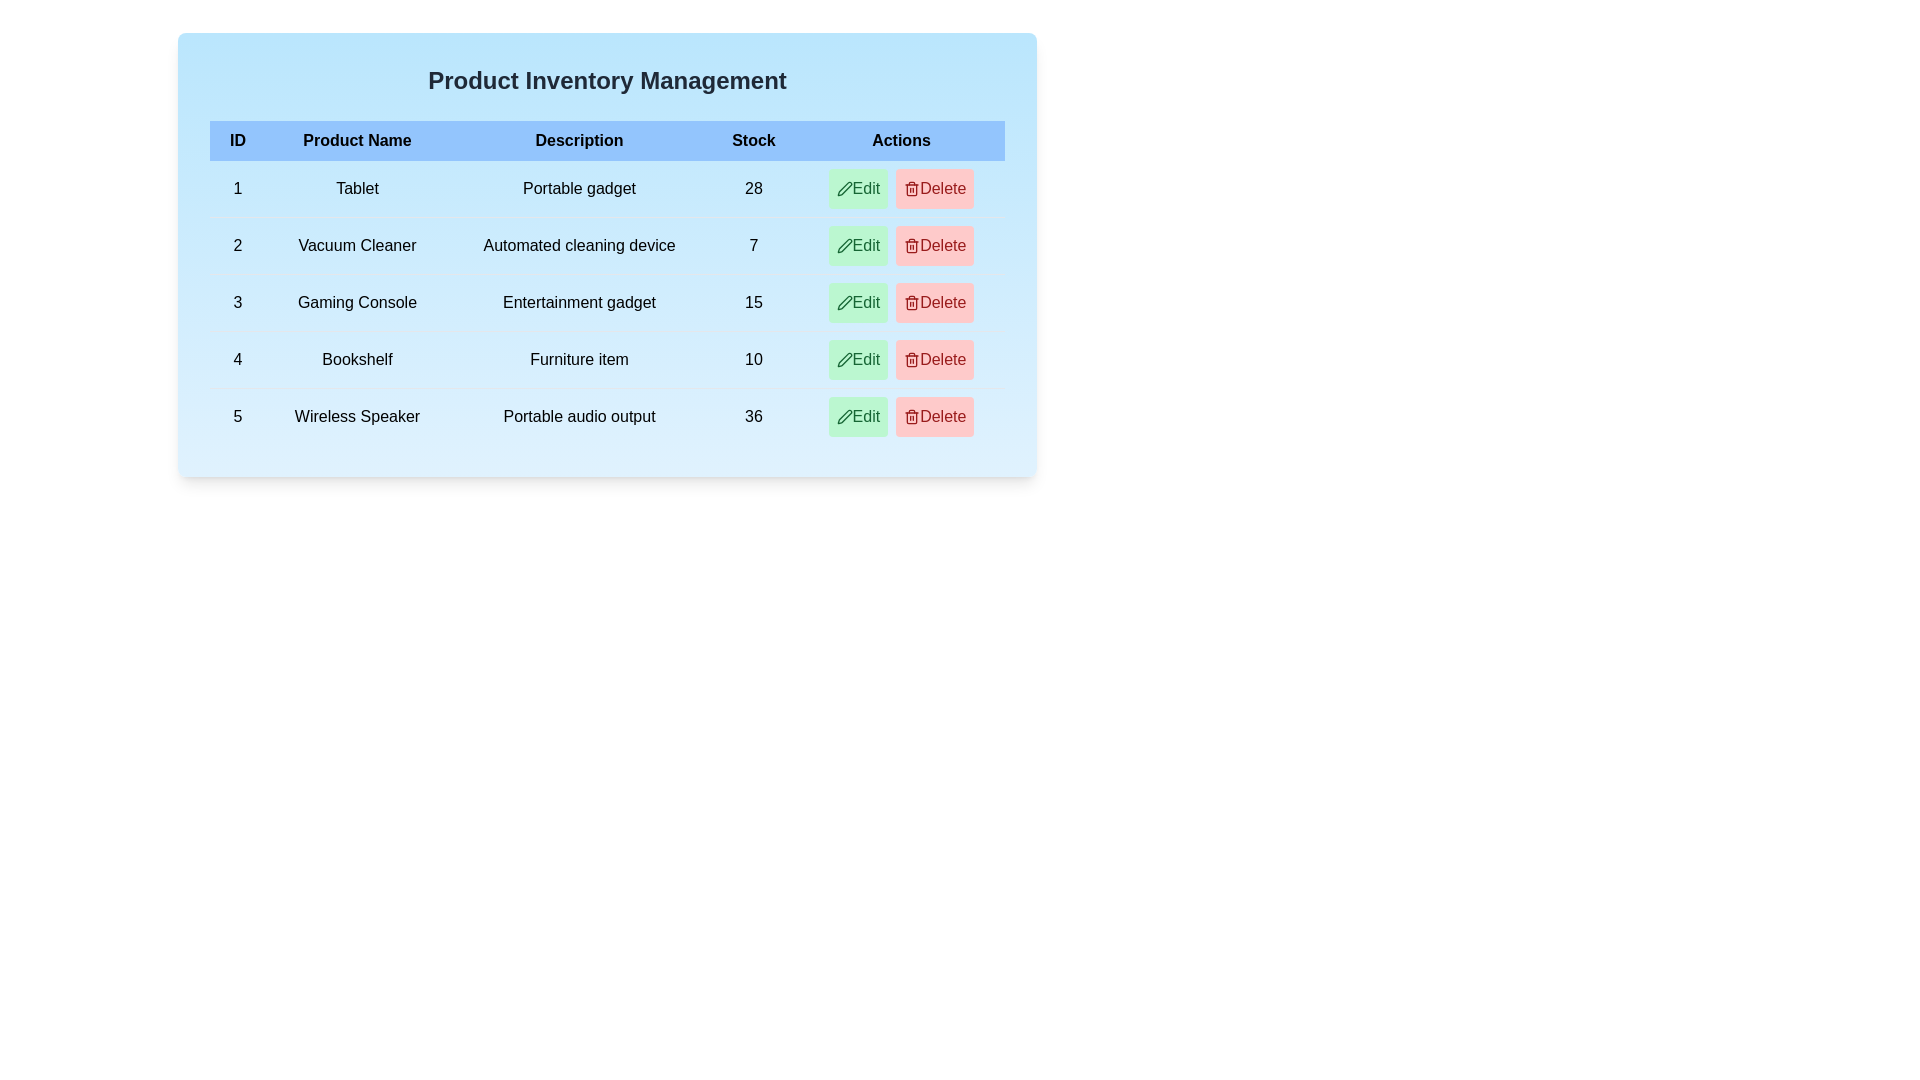  Describe the element at coordinates (858, 358) in the screenshot. I see `the green 'Edit' button with a pencil icon located in the 'Actions' column of the 'Bookshelf' item row` at that location.